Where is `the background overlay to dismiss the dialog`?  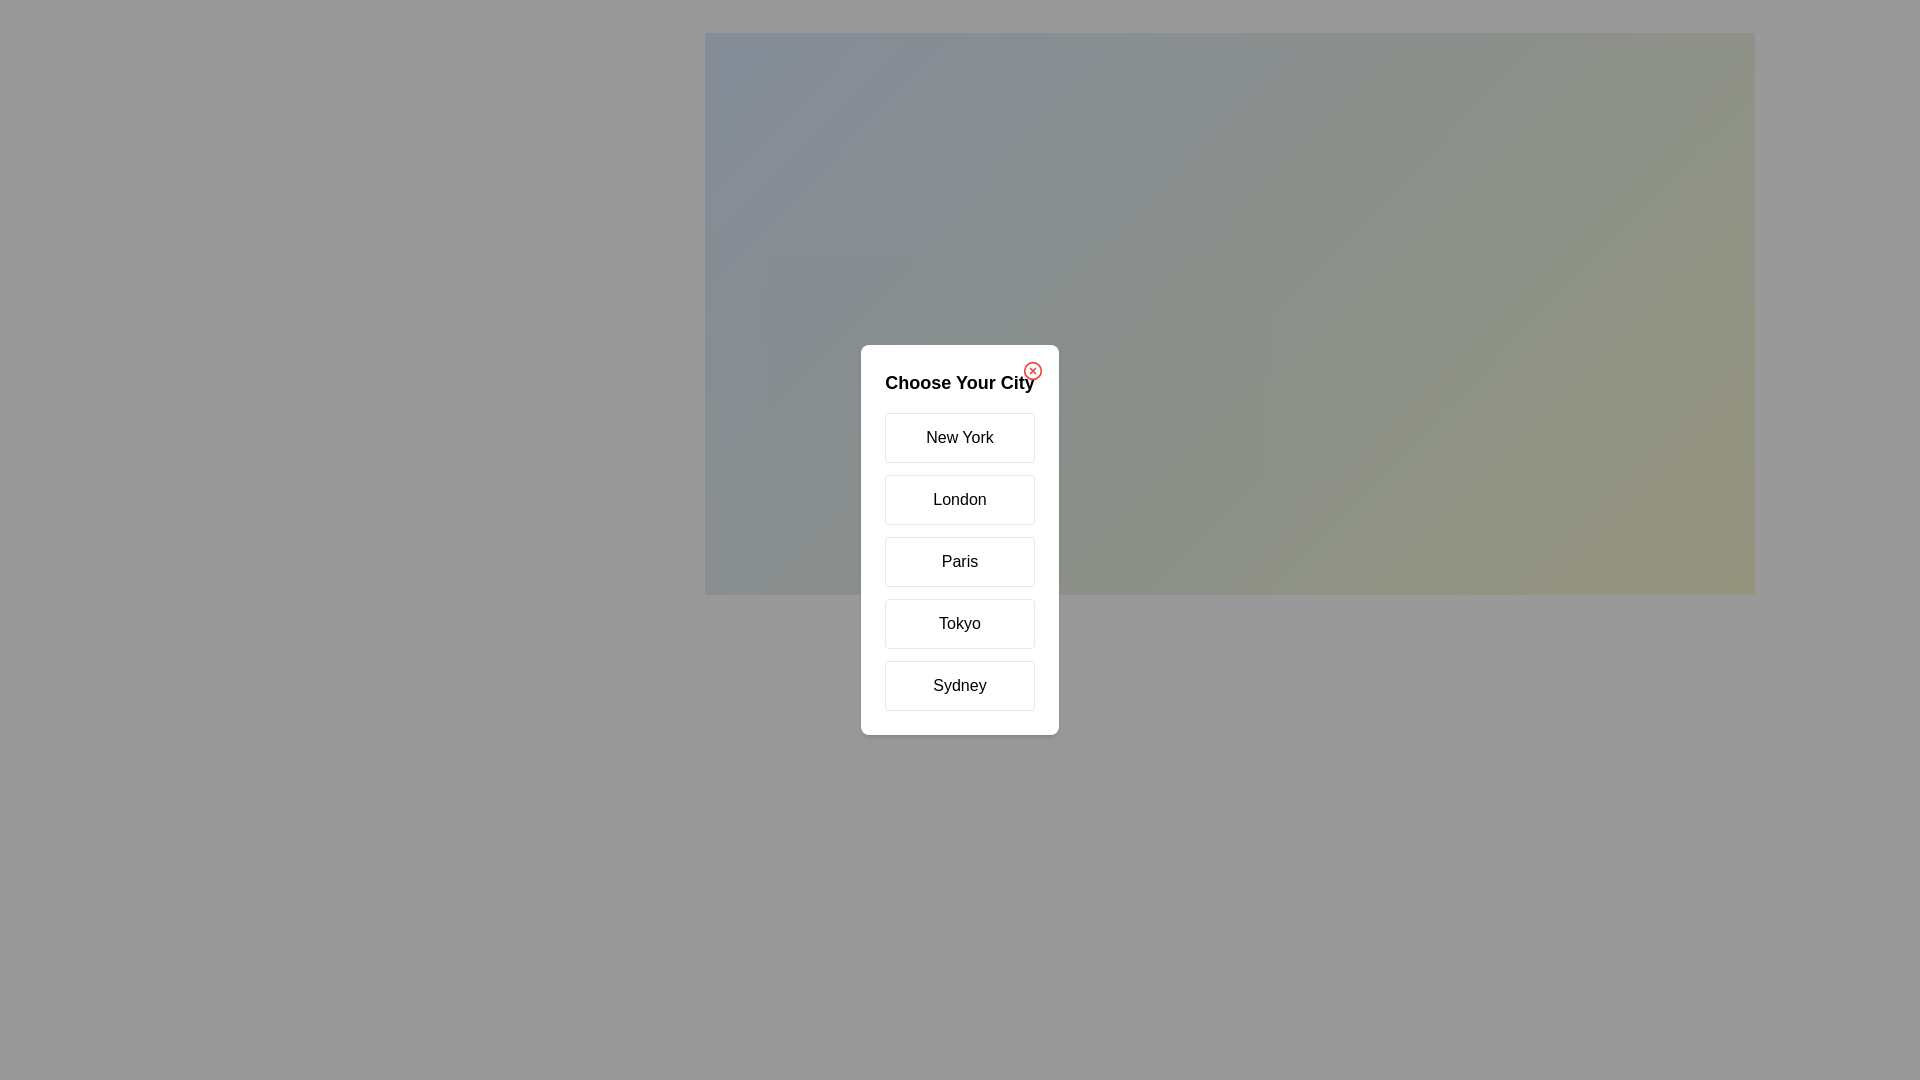
the background overlay to dismiss the dialog is located at coordinates (960, 540).